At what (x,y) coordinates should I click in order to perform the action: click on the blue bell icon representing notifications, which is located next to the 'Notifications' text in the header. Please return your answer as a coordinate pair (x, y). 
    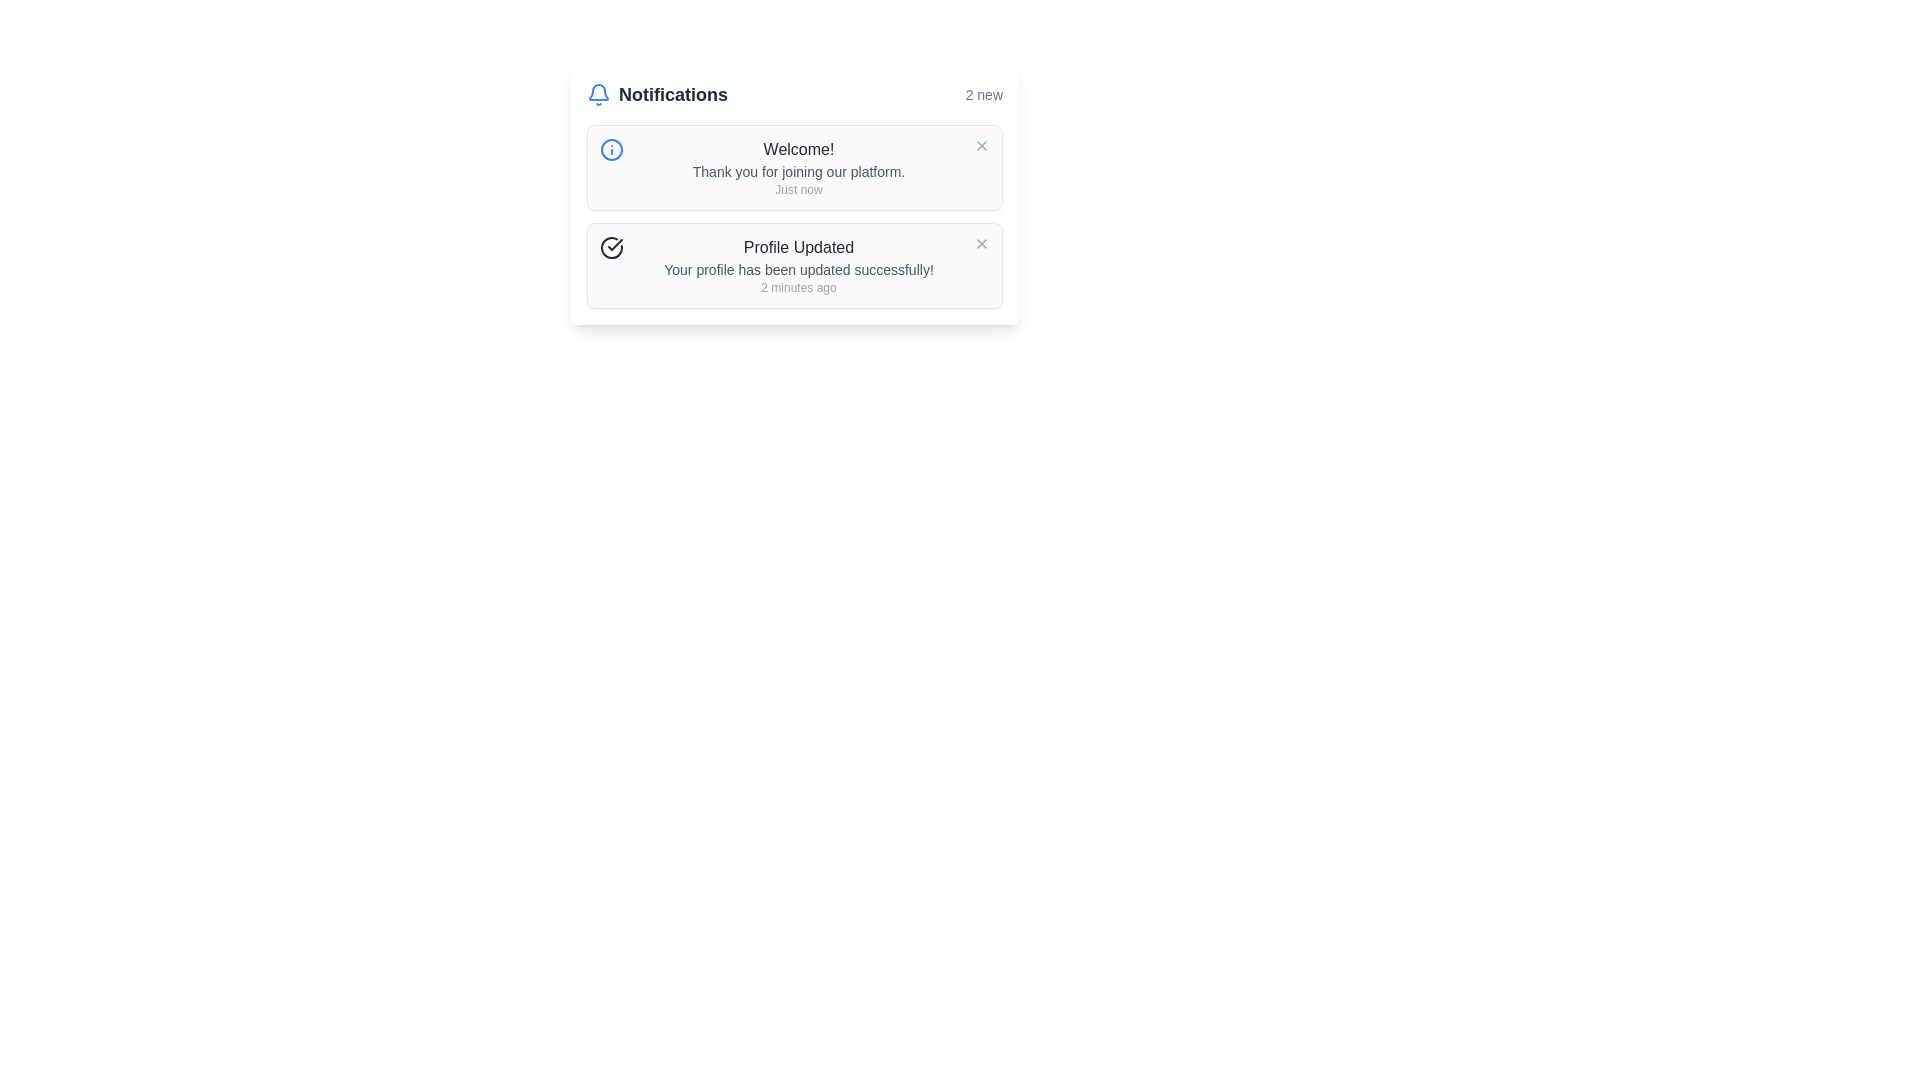
    Looking at the image, I should click on (598, 95).